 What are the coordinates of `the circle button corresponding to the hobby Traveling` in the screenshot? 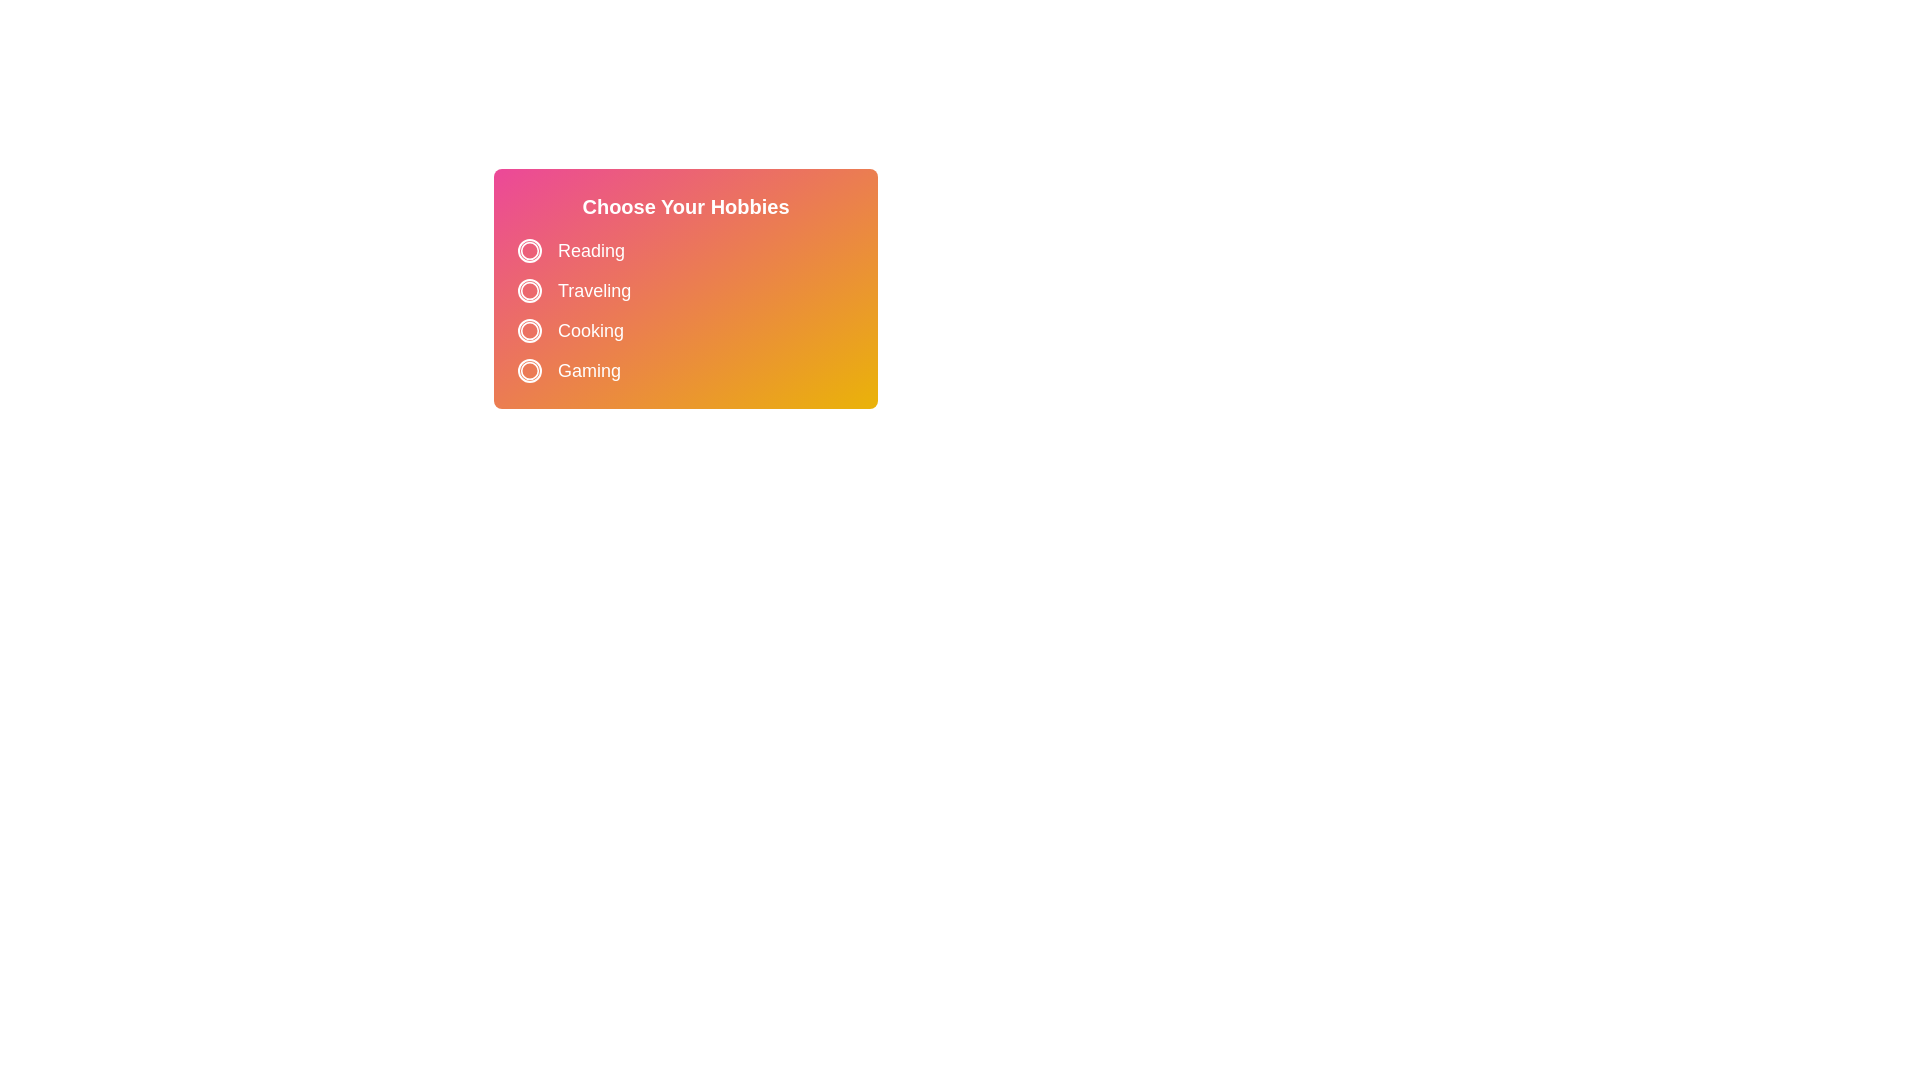 It's located at (529, 290).